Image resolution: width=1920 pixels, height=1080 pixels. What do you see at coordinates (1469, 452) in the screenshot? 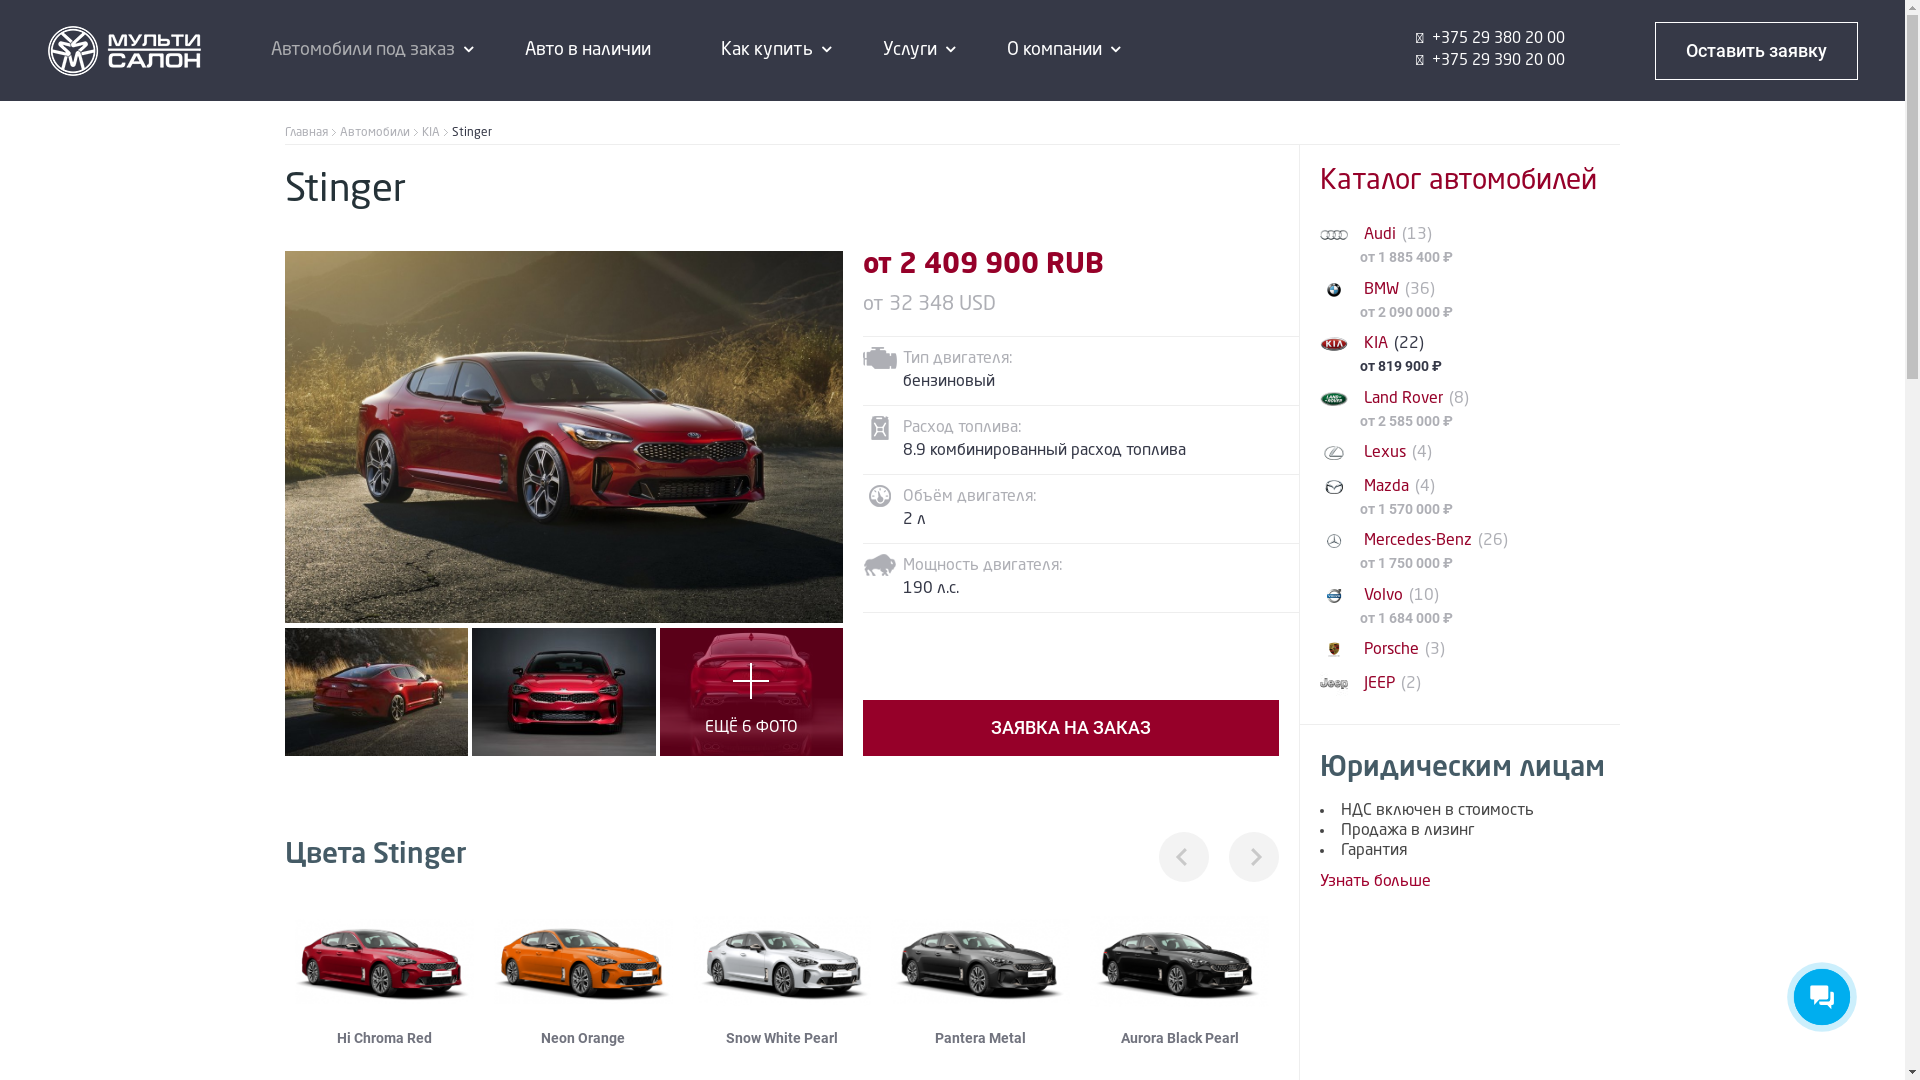
I see `'Lexus (4)'` at bounding box center [1469, 452].